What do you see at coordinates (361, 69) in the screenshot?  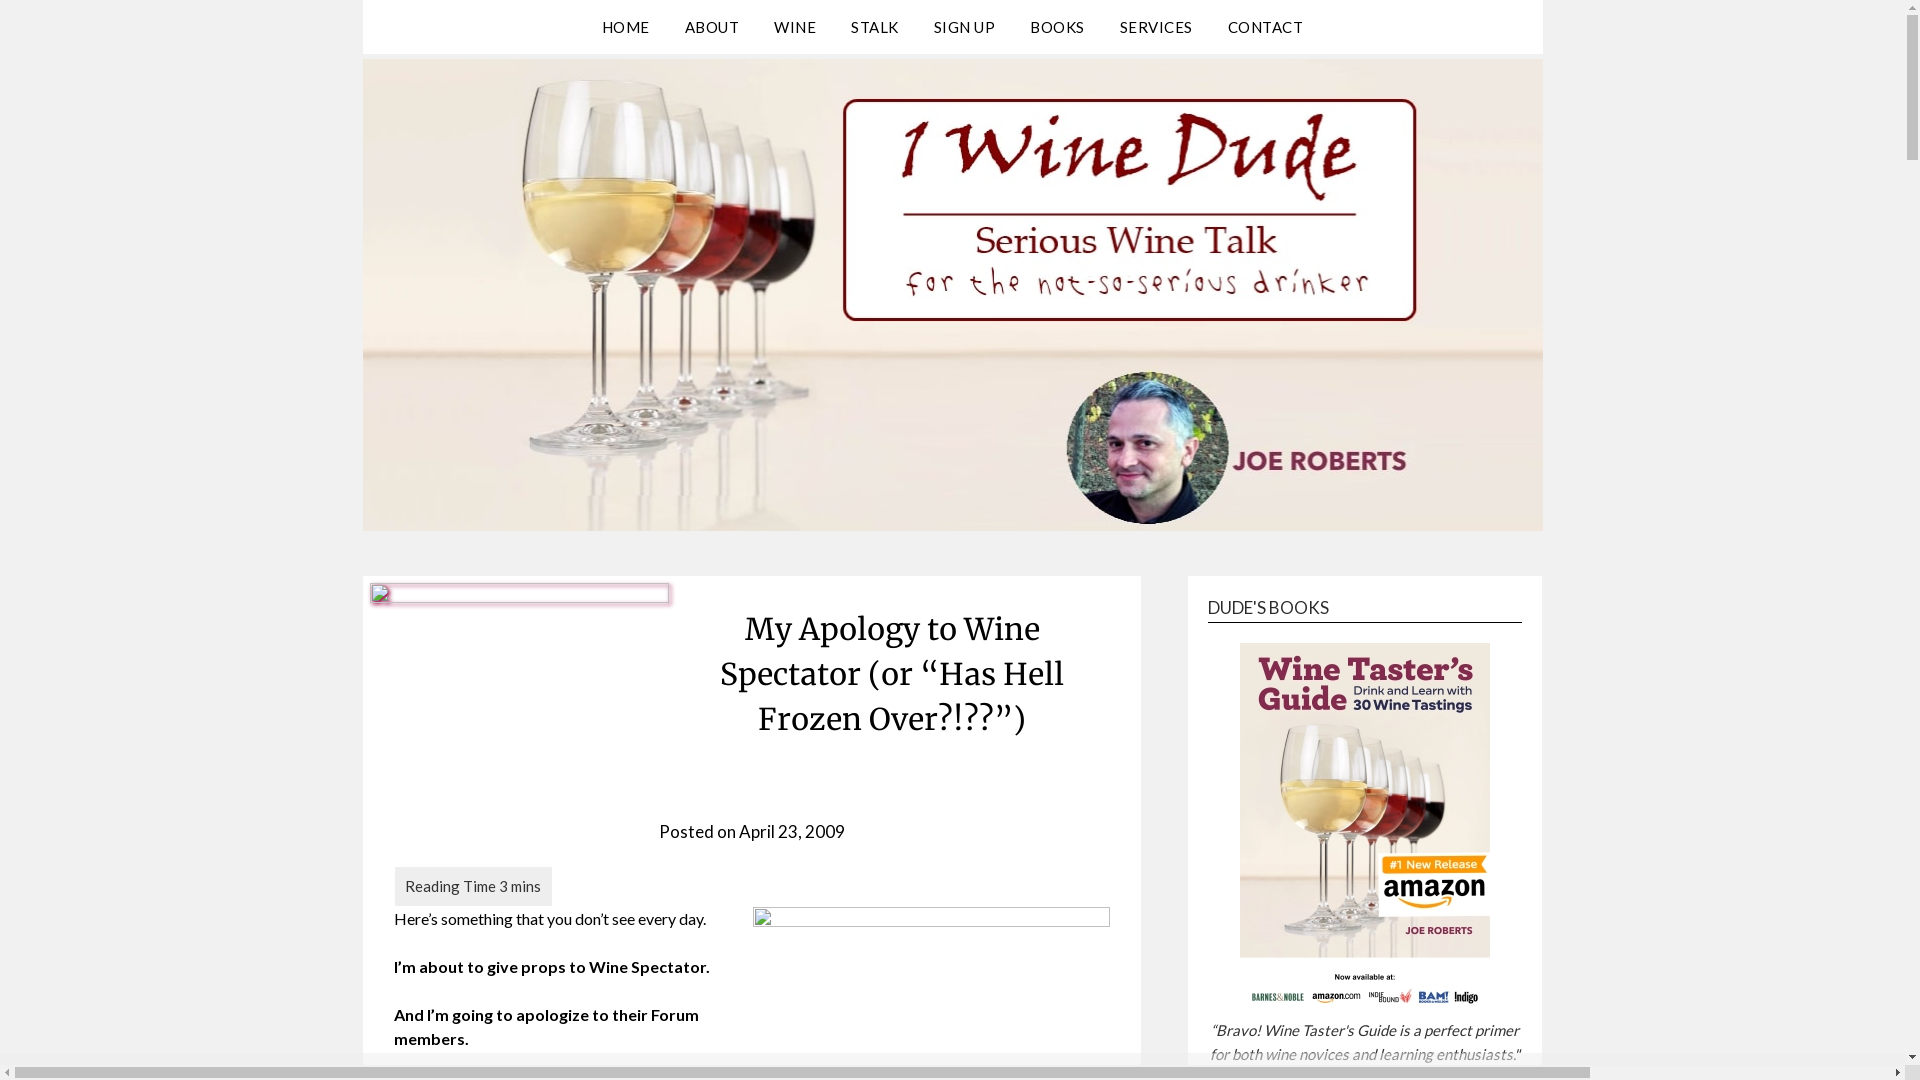 I see `'1 Wine Dude'` at bounding box center [361, 69].